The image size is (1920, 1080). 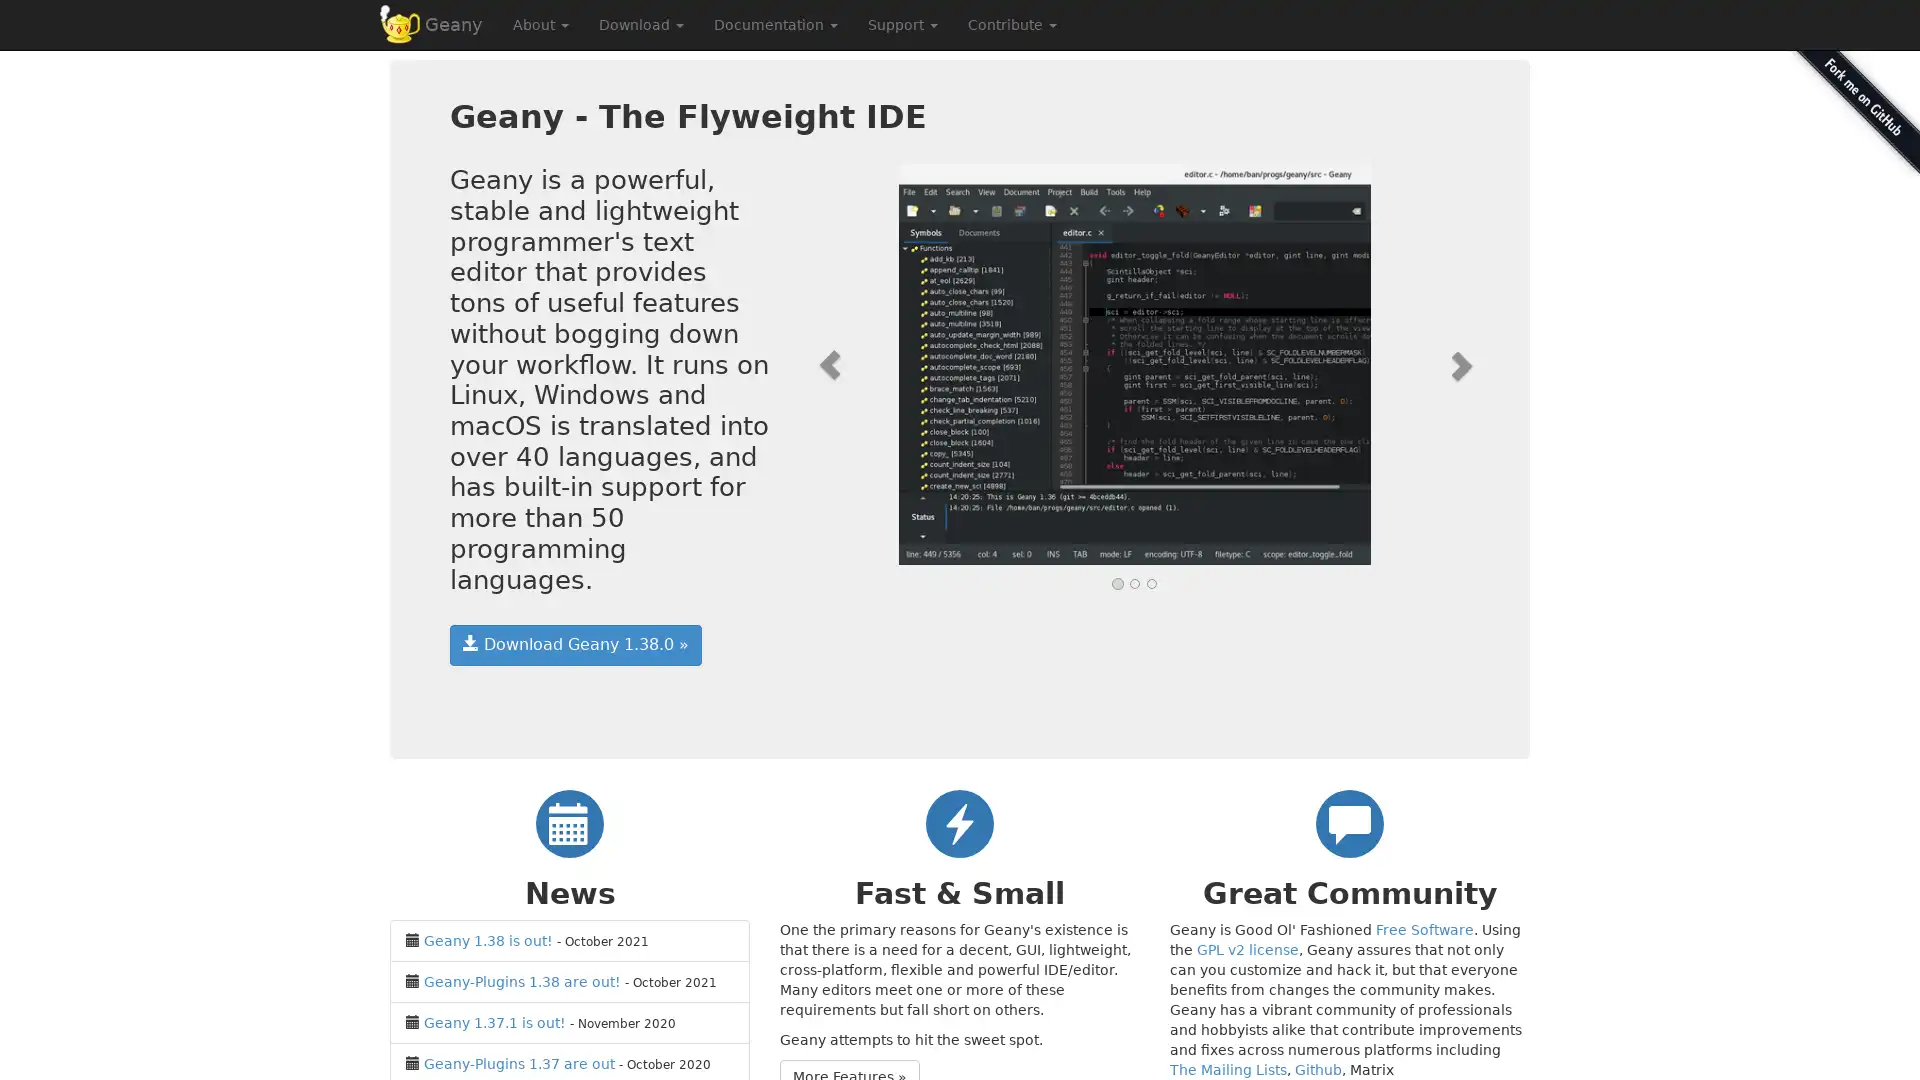 I want to click on Previous, so click(x=849, y=365).